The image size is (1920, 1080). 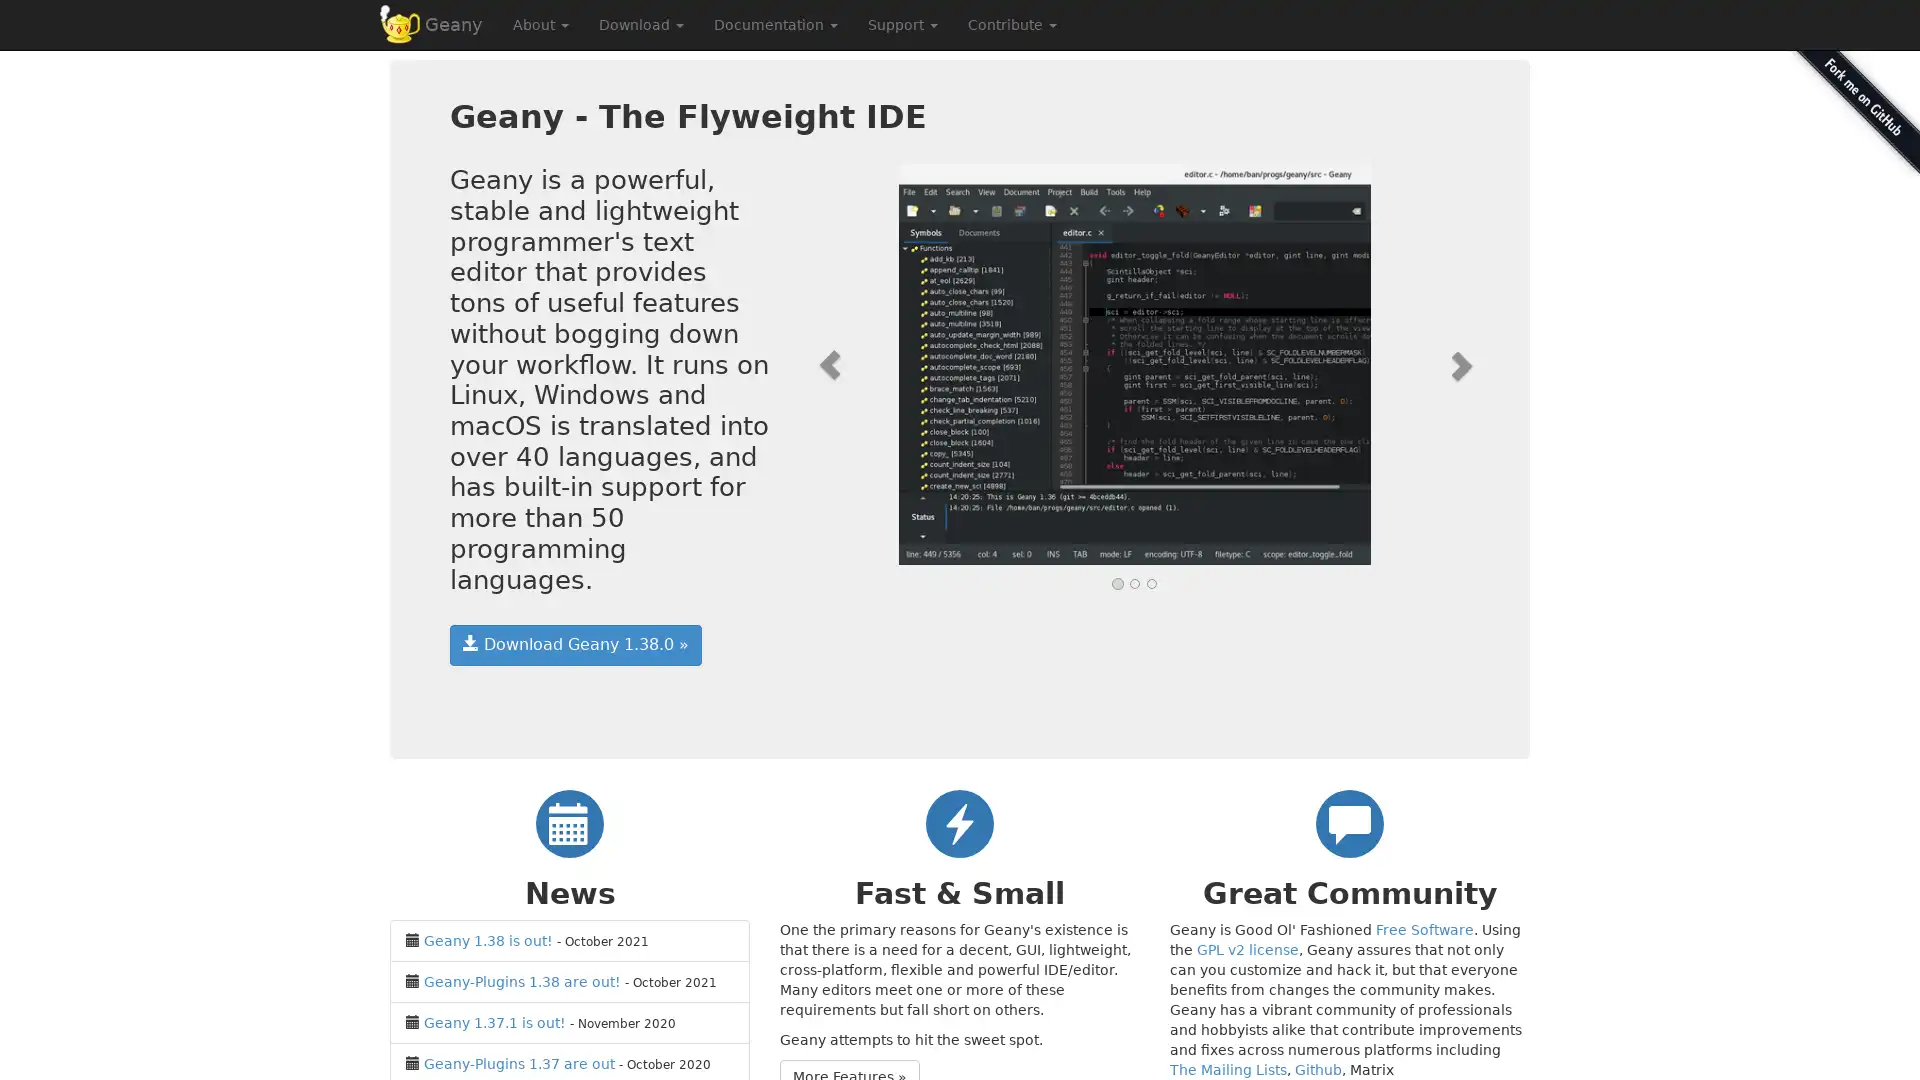 I want to click on Previous, so click(x=849, y=365).